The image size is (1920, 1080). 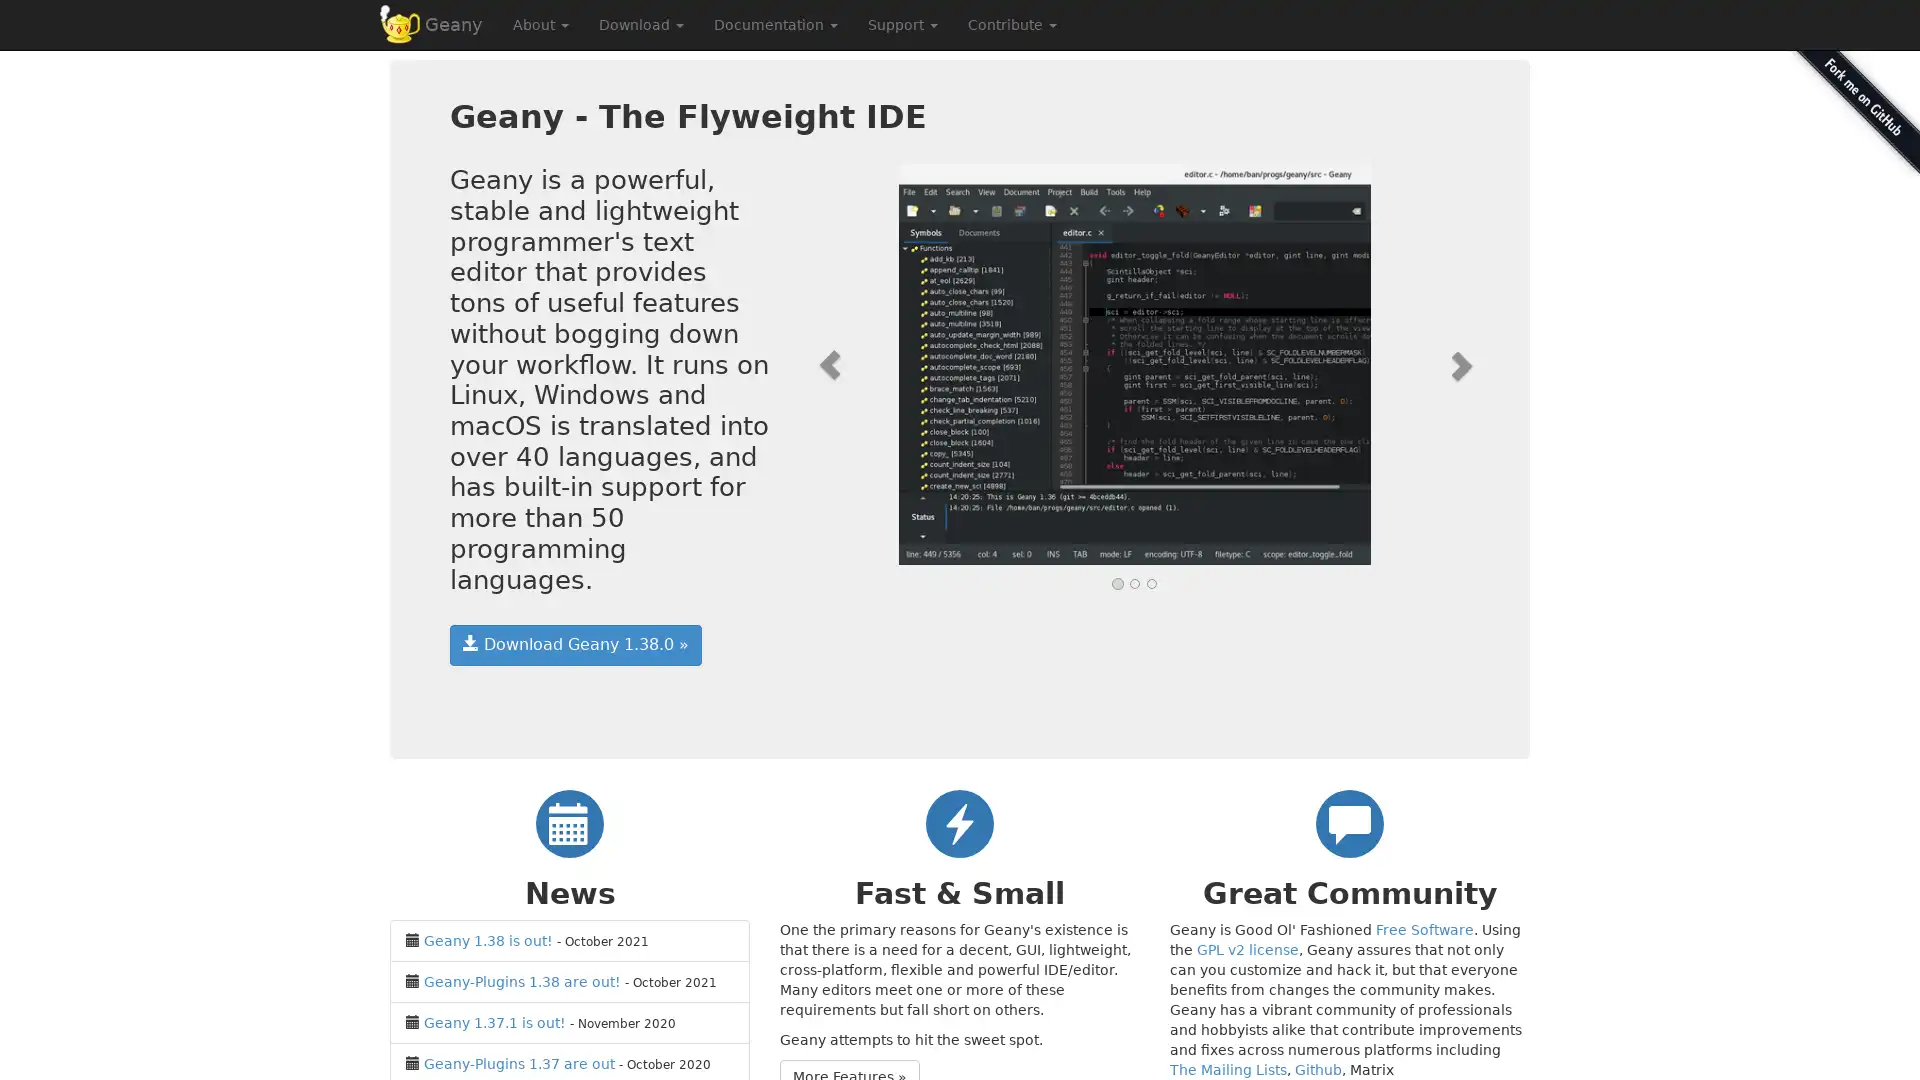 I want to click on Previous, so click(x=849, y=365).